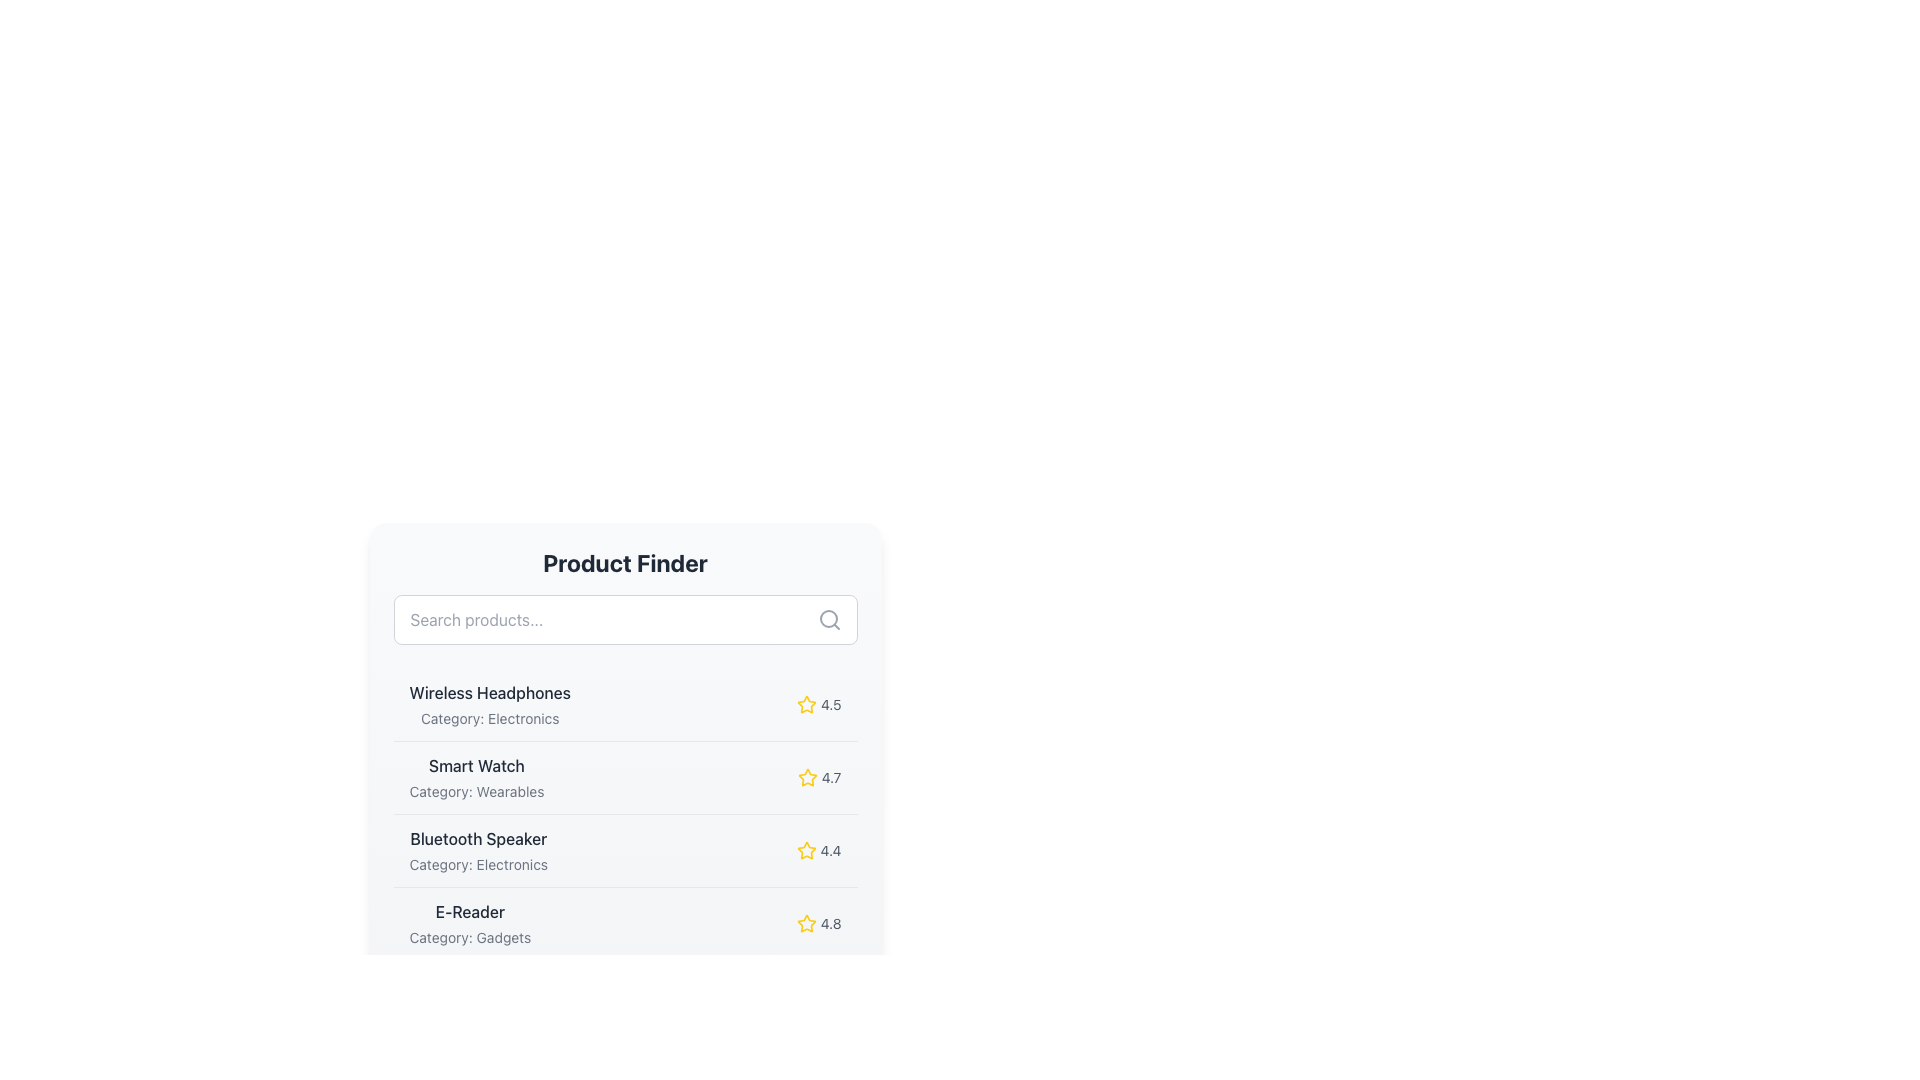 The height and width of the screenshot is (1080, 1920). What do you see at coordinates (477, 863) in the screenshot?
I see `the text label that reads 'Category: Electronics', which is positioned below the 'Bluetooth Speaker' label in a vertically arranged list` at bounding box center [477, 863].